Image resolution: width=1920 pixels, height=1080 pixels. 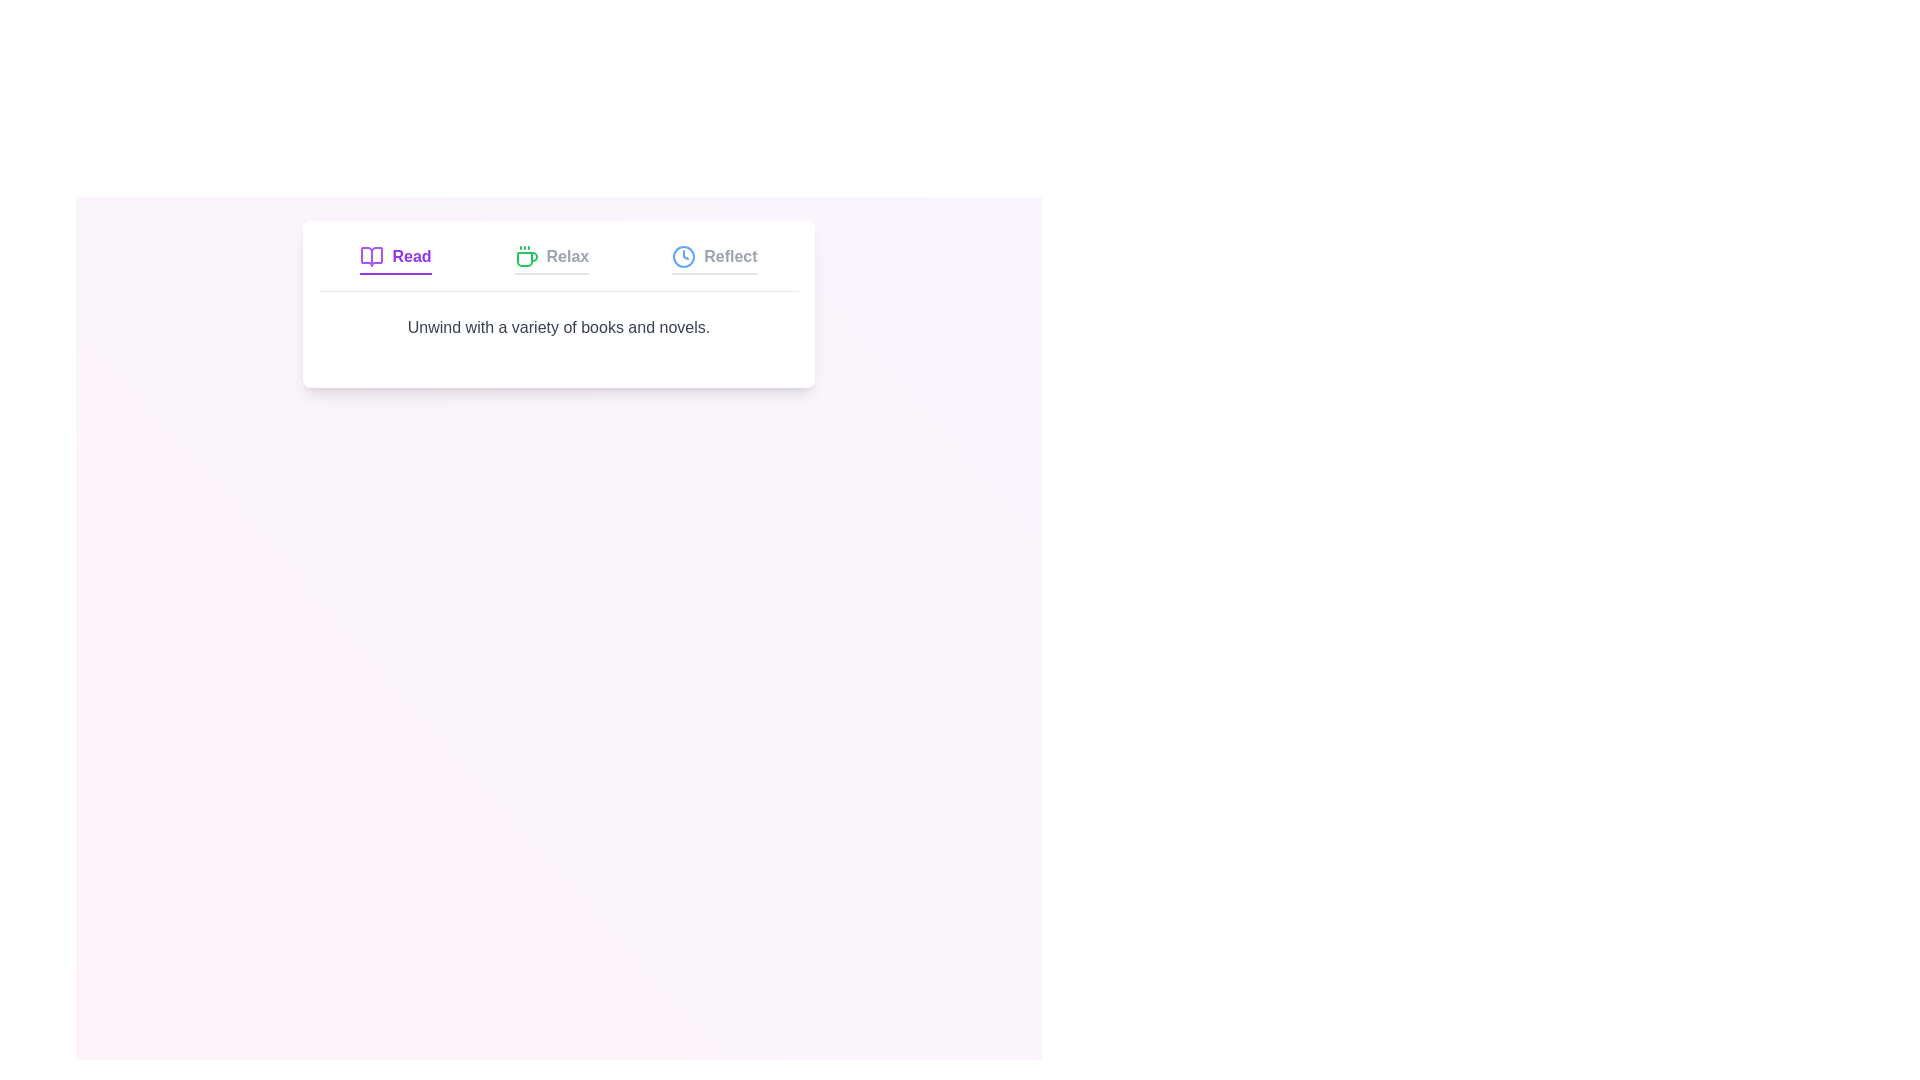 I want to click on the Read tab to activate it, so click(x=395, y=258).